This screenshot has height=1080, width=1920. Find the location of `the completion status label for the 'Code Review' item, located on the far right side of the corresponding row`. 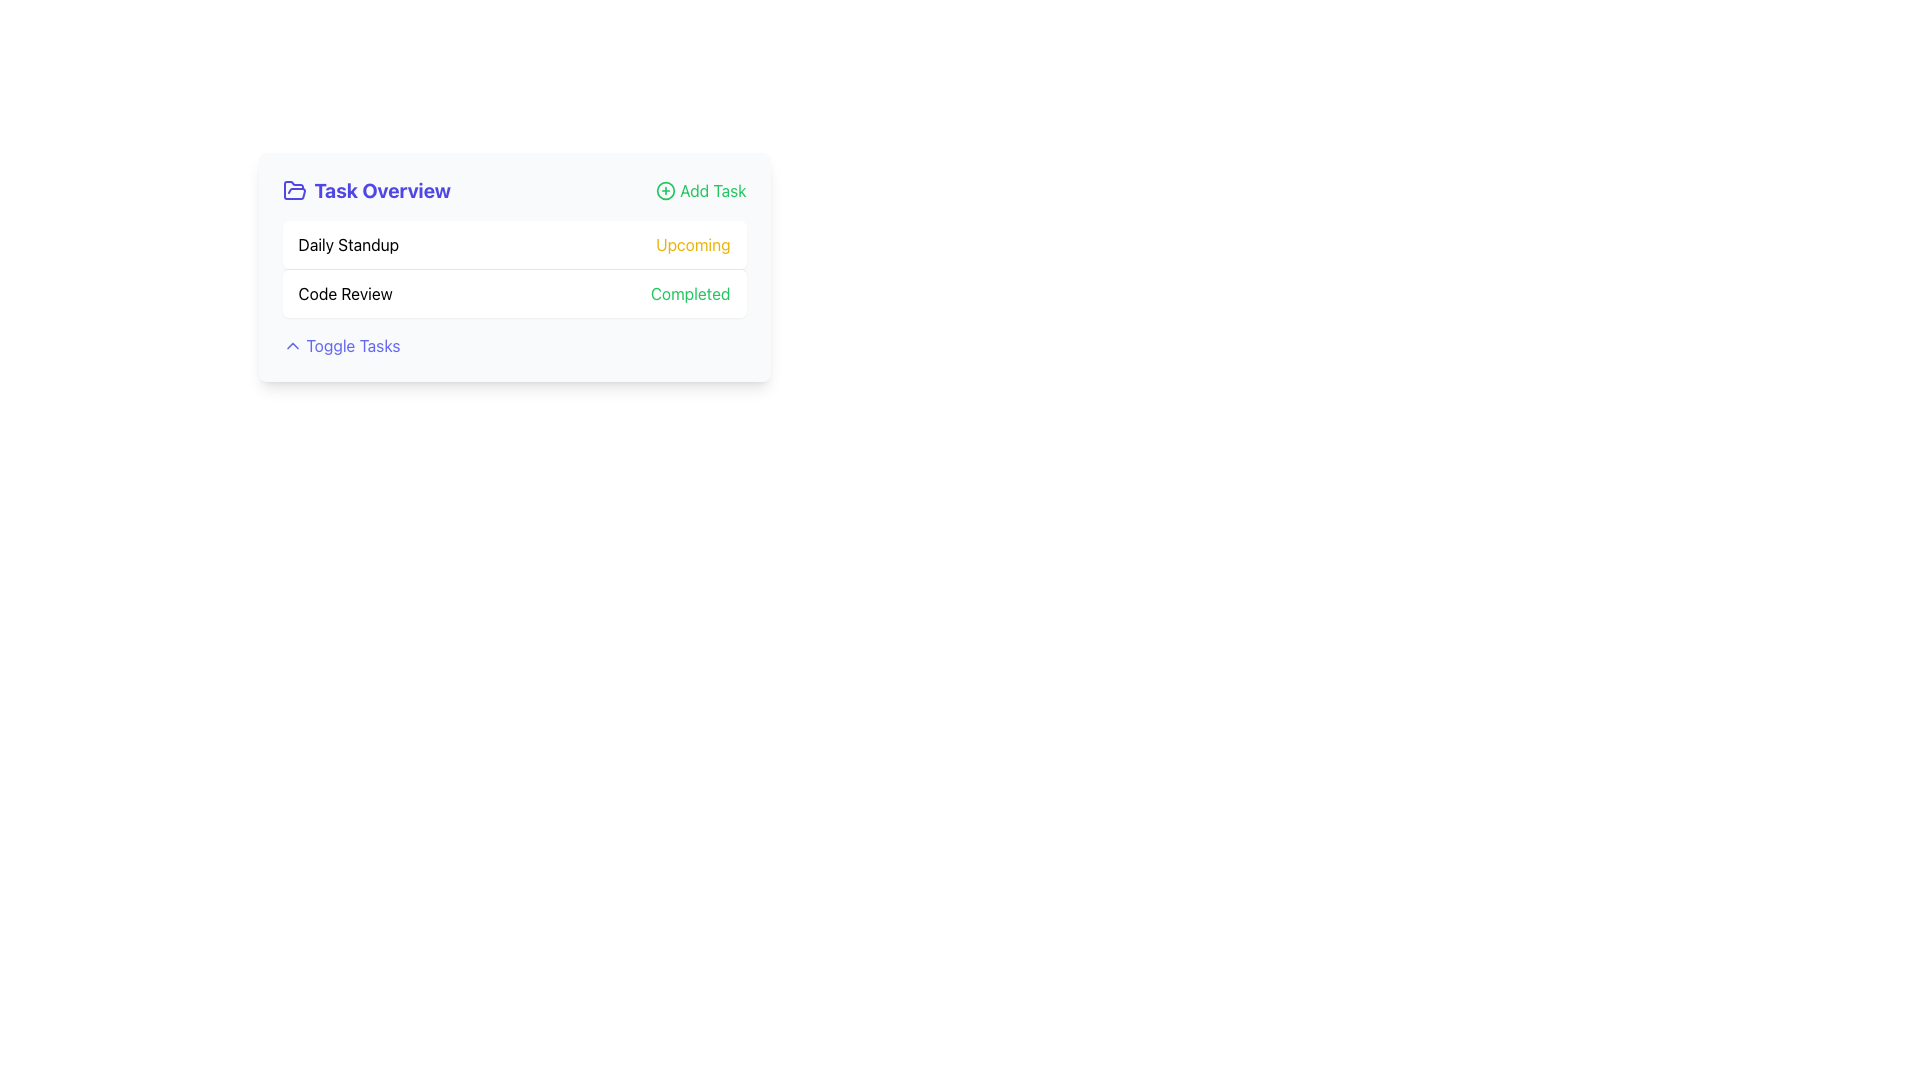

the completion status label for the 'Code Review' item, located on the far right side of the corresponding row is located at coordinates (690, 293).